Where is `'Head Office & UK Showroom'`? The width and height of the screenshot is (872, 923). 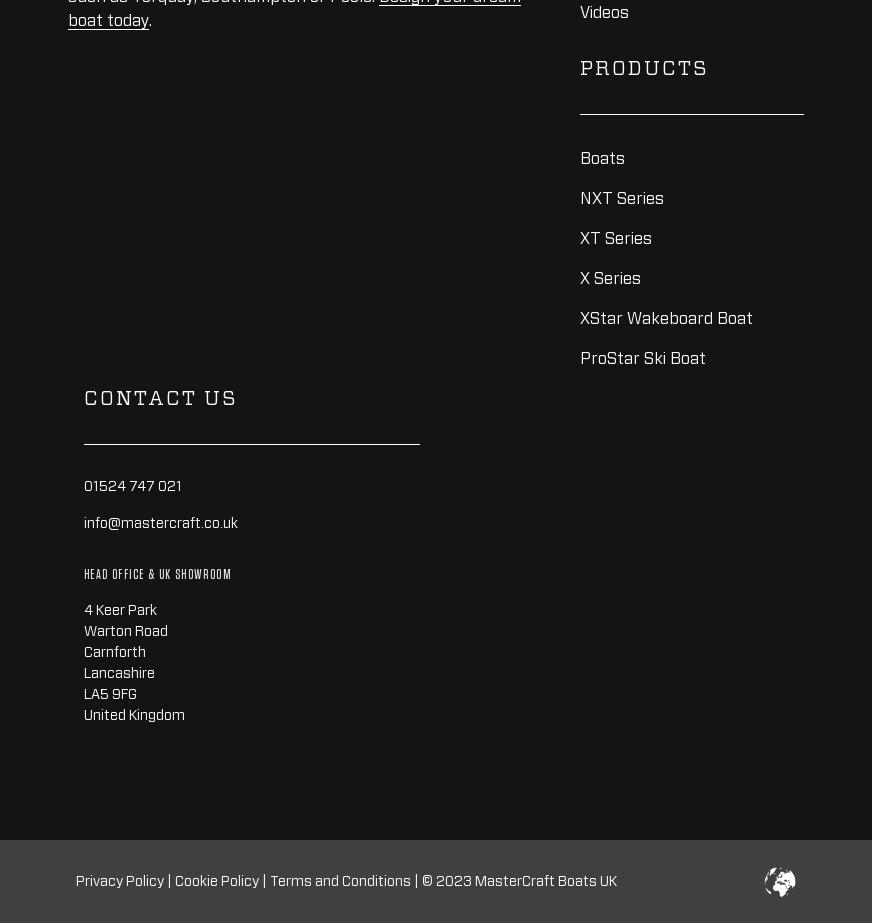 'Head Office & UK Showroom' is located at coordinates (82, 574).